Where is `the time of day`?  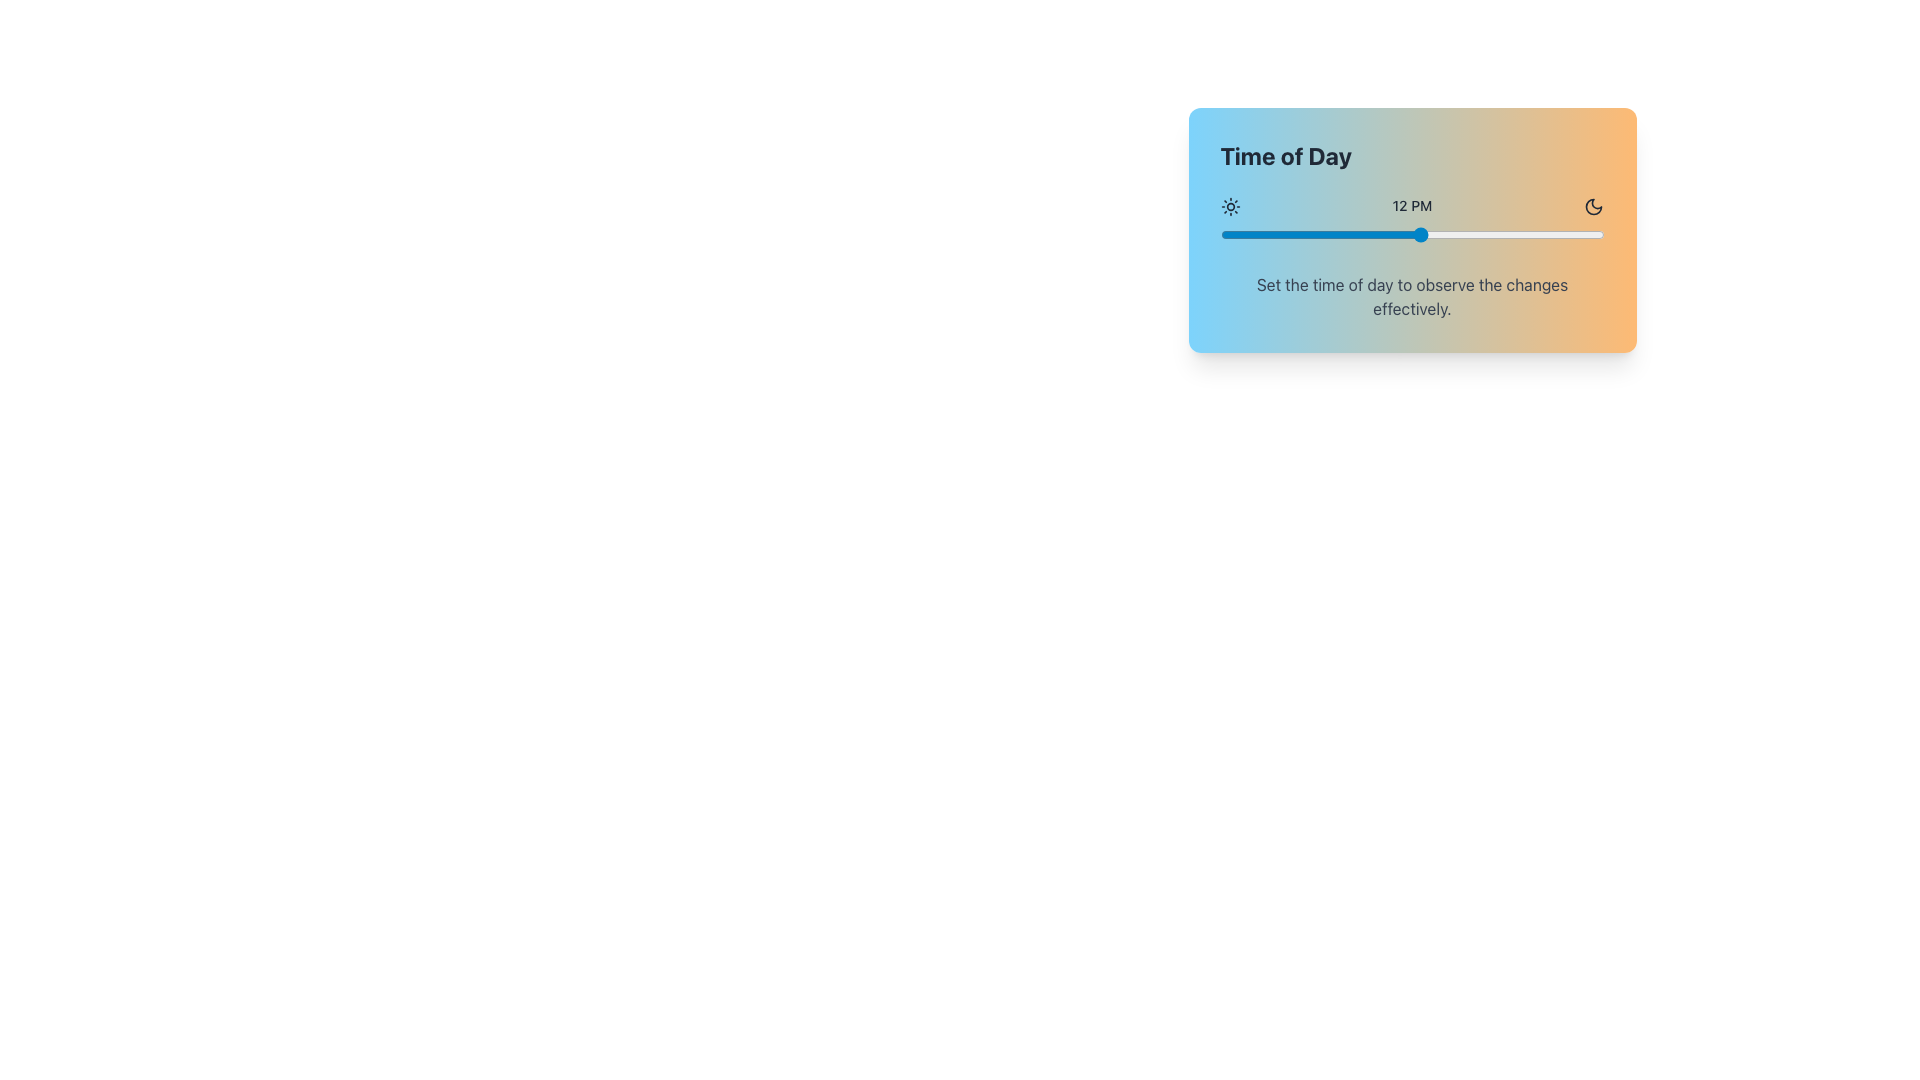 the time of day is located at coordinates (1520, 234).